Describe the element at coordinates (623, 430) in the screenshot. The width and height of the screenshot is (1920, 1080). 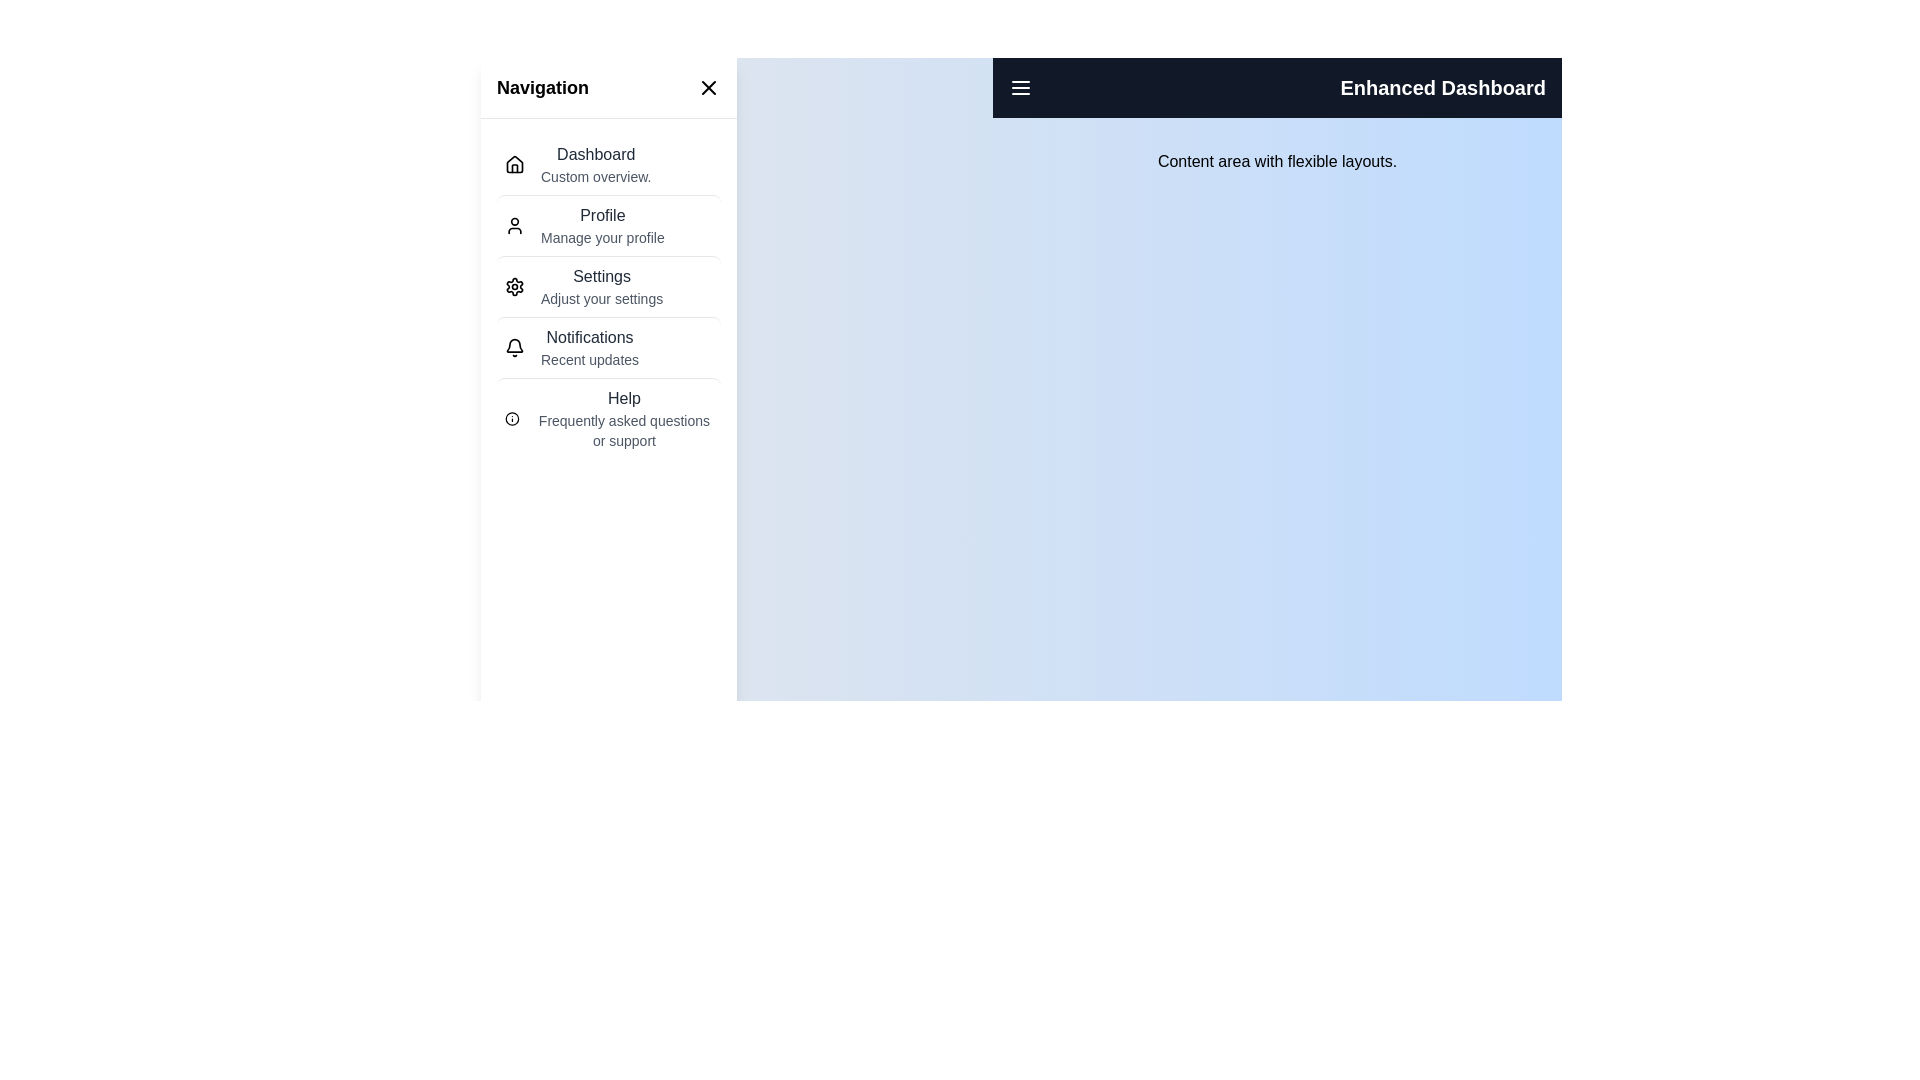
I see `the text label reading 'Frequently asked questions or support' located directly below the 'Help' heading in the navigation menu` at that location.